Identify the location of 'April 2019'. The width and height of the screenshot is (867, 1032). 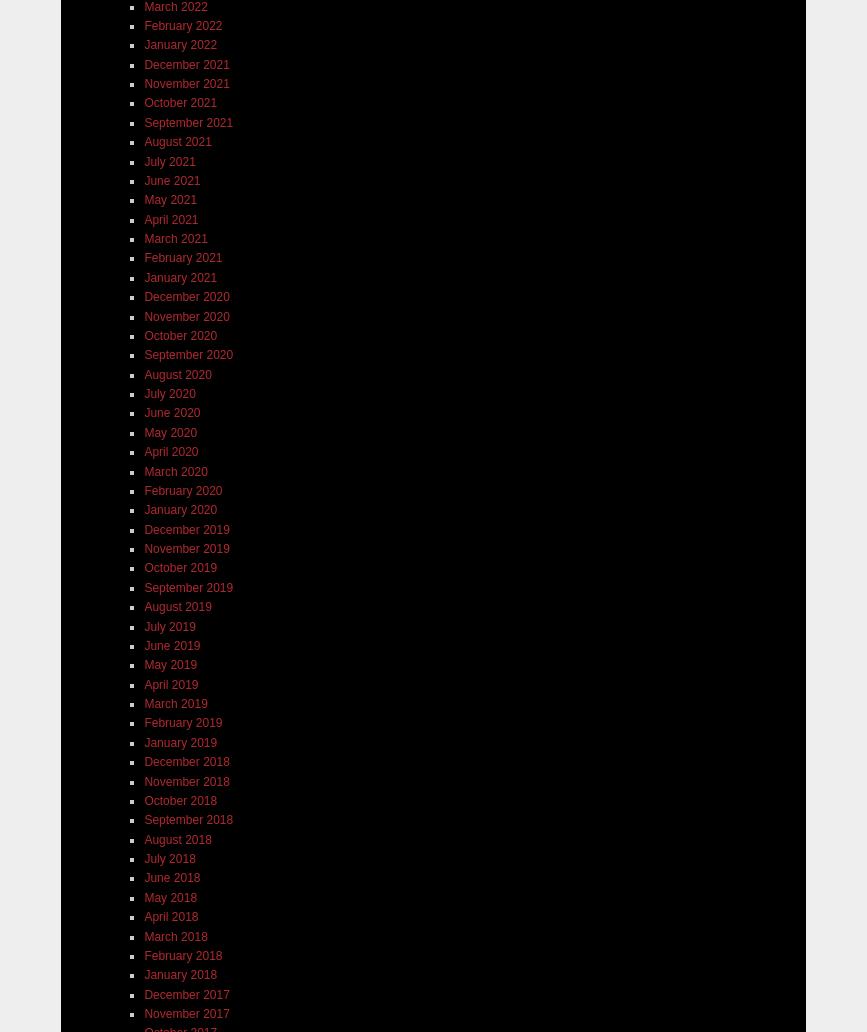
(144, 683).